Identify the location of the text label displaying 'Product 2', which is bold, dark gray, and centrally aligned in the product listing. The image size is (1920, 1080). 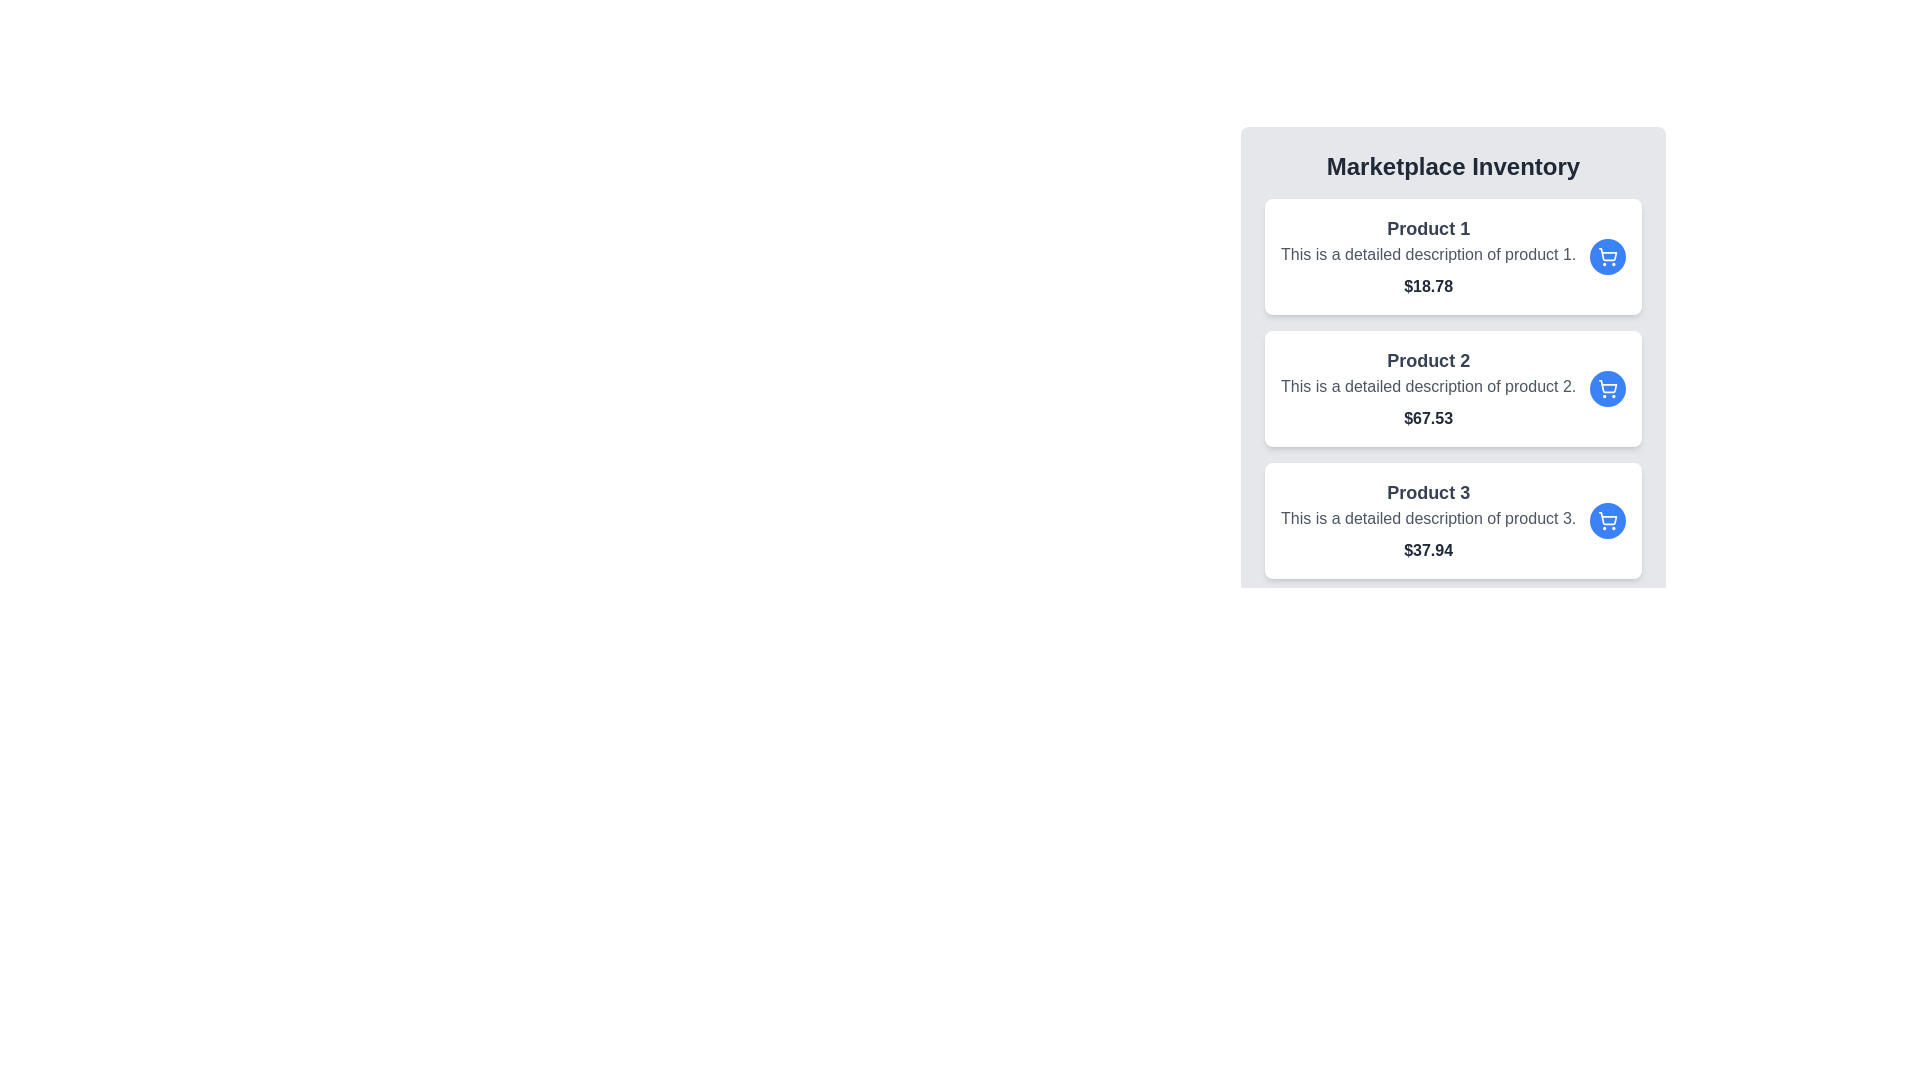
(1427, 361).